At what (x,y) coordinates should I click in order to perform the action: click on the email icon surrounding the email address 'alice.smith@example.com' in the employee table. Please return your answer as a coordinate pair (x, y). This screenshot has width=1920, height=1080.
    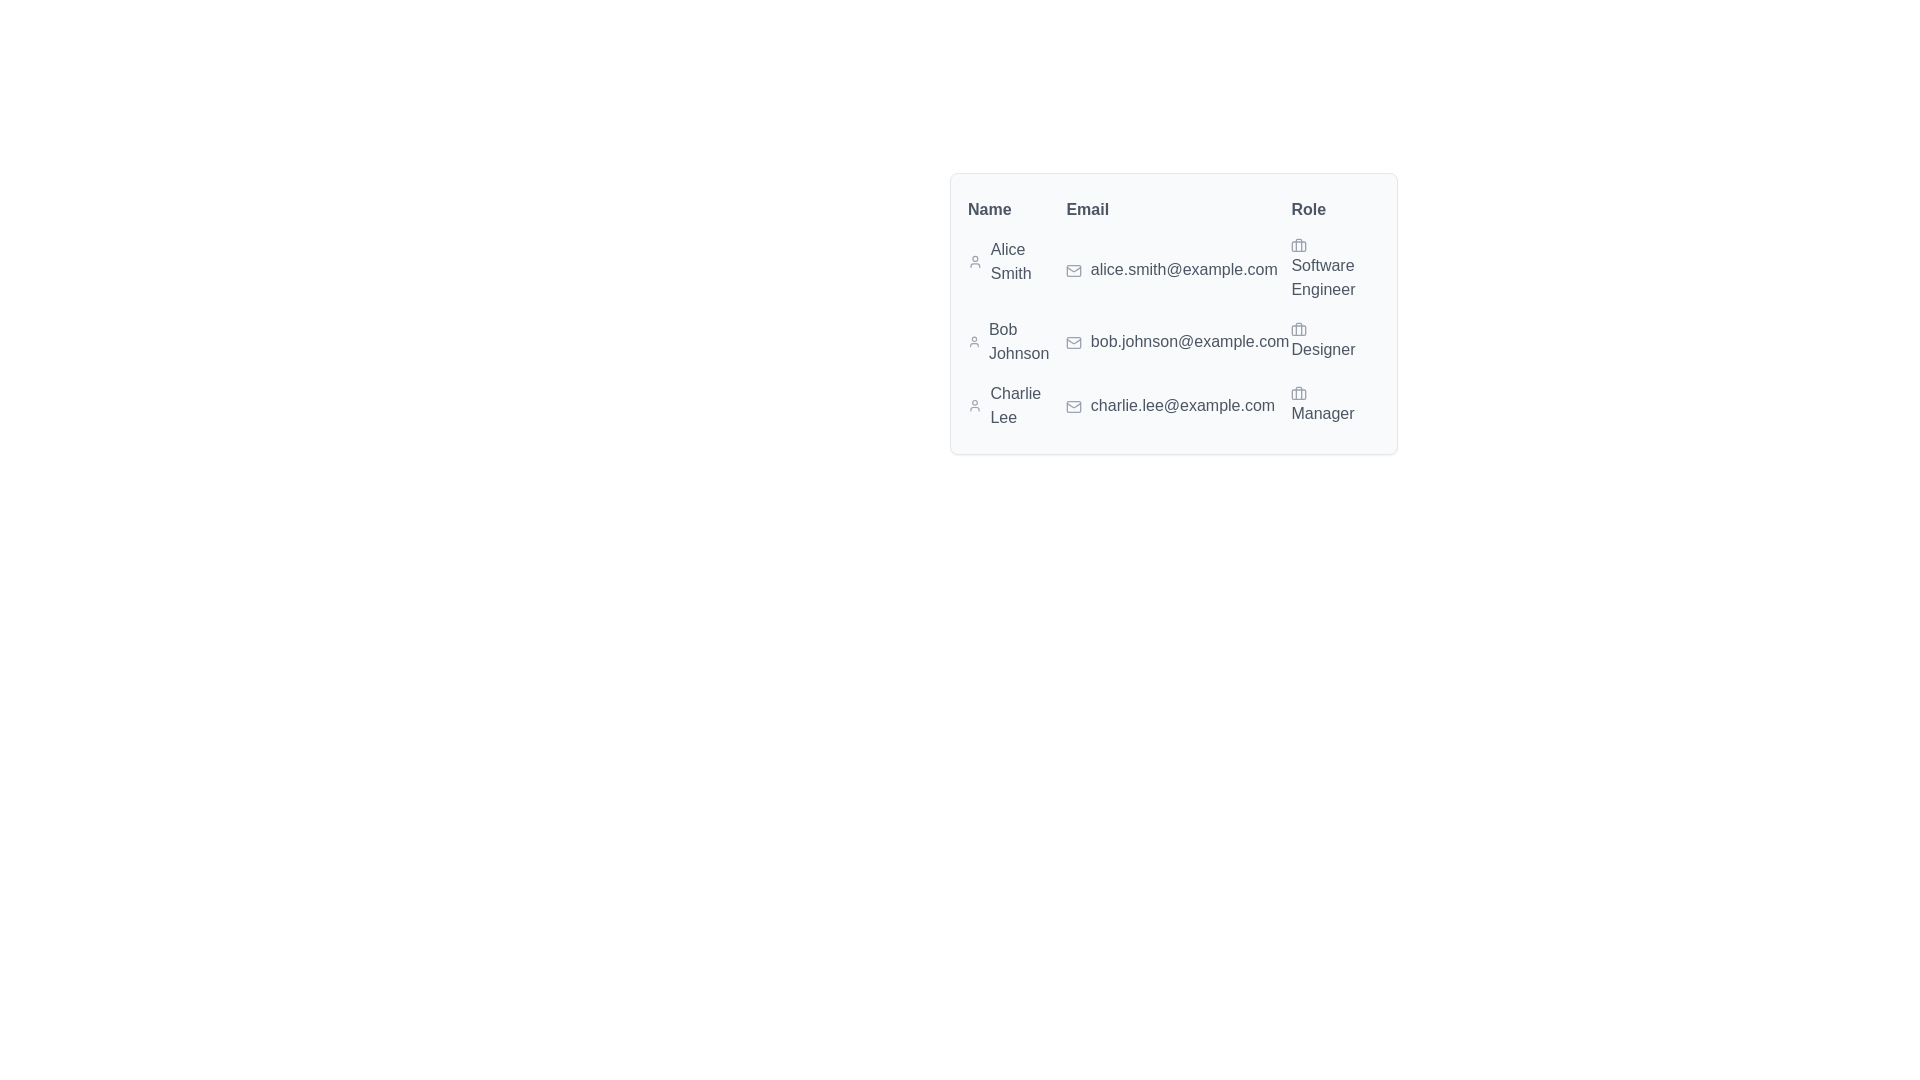
    Looking at the image, I should click on (1073, 270).